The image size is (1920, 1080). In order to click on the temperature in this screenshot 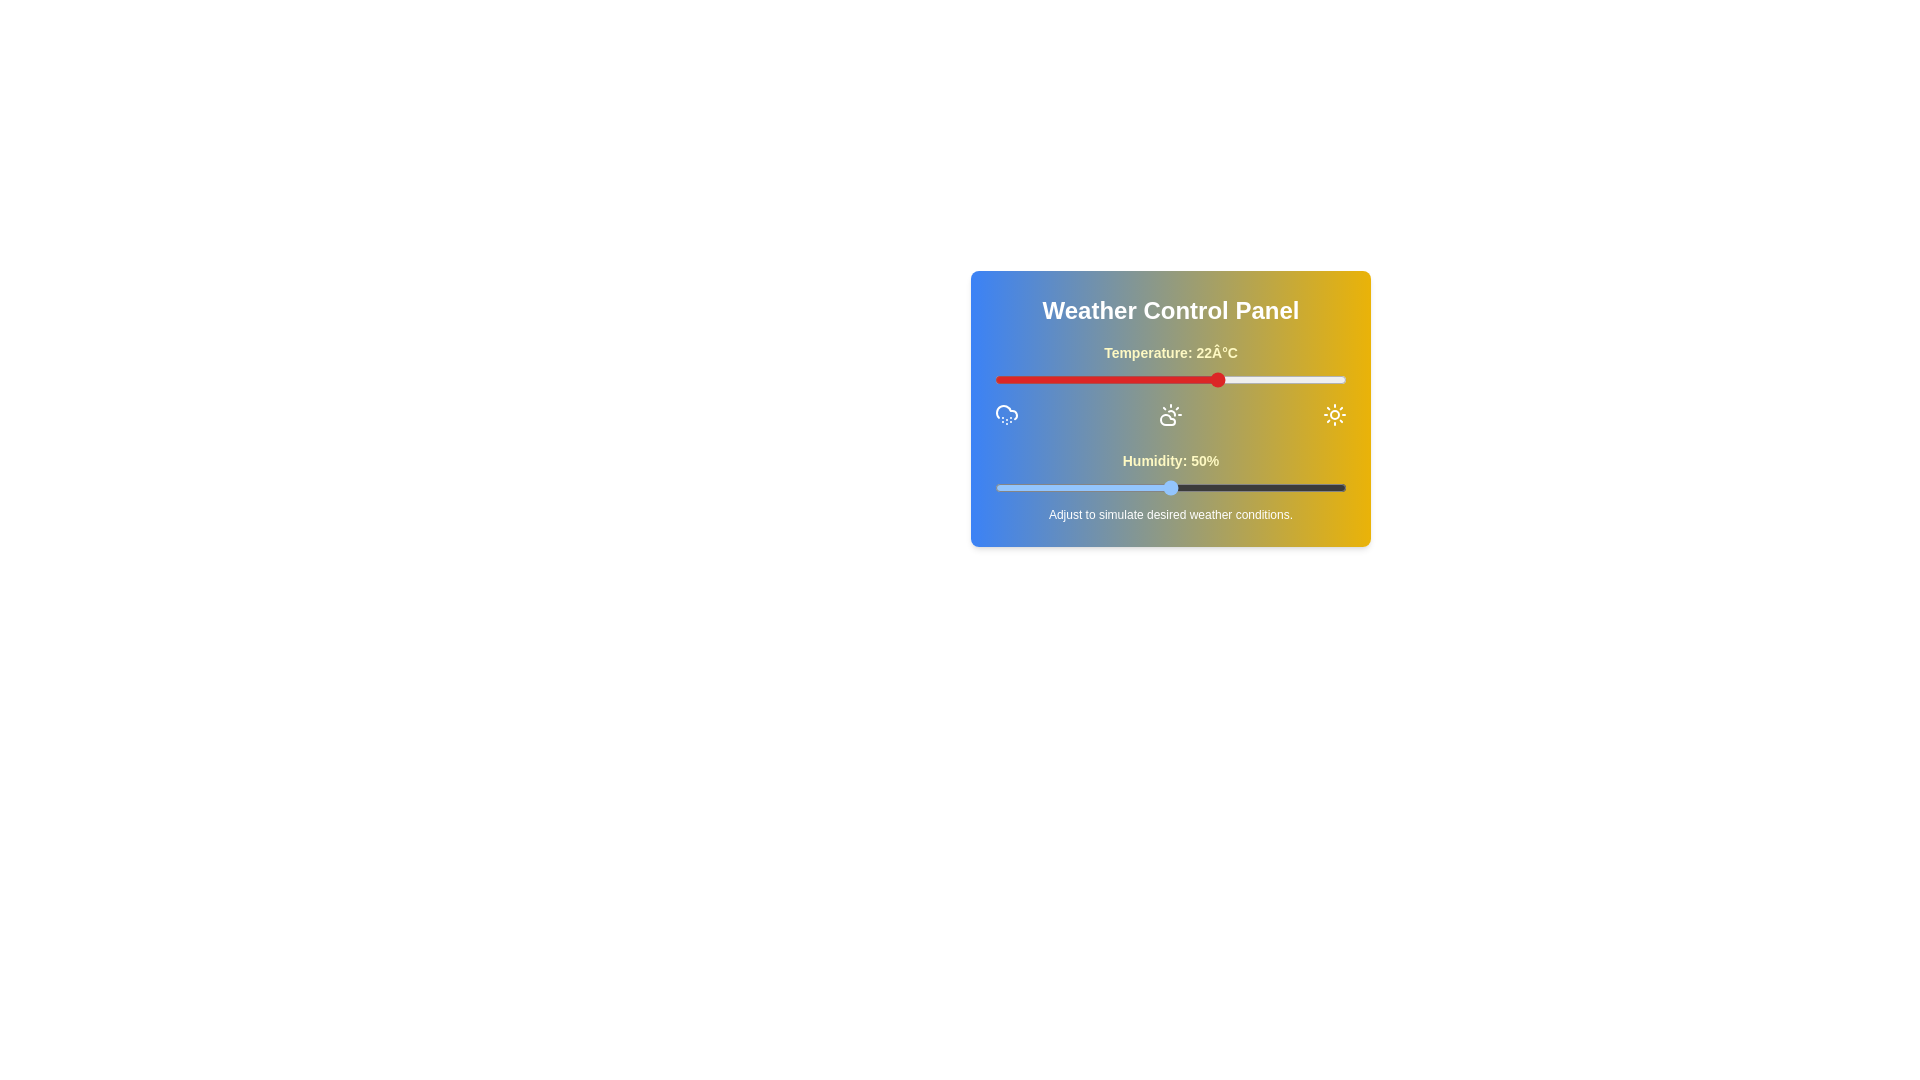, I will do `click(1113, 380)`.